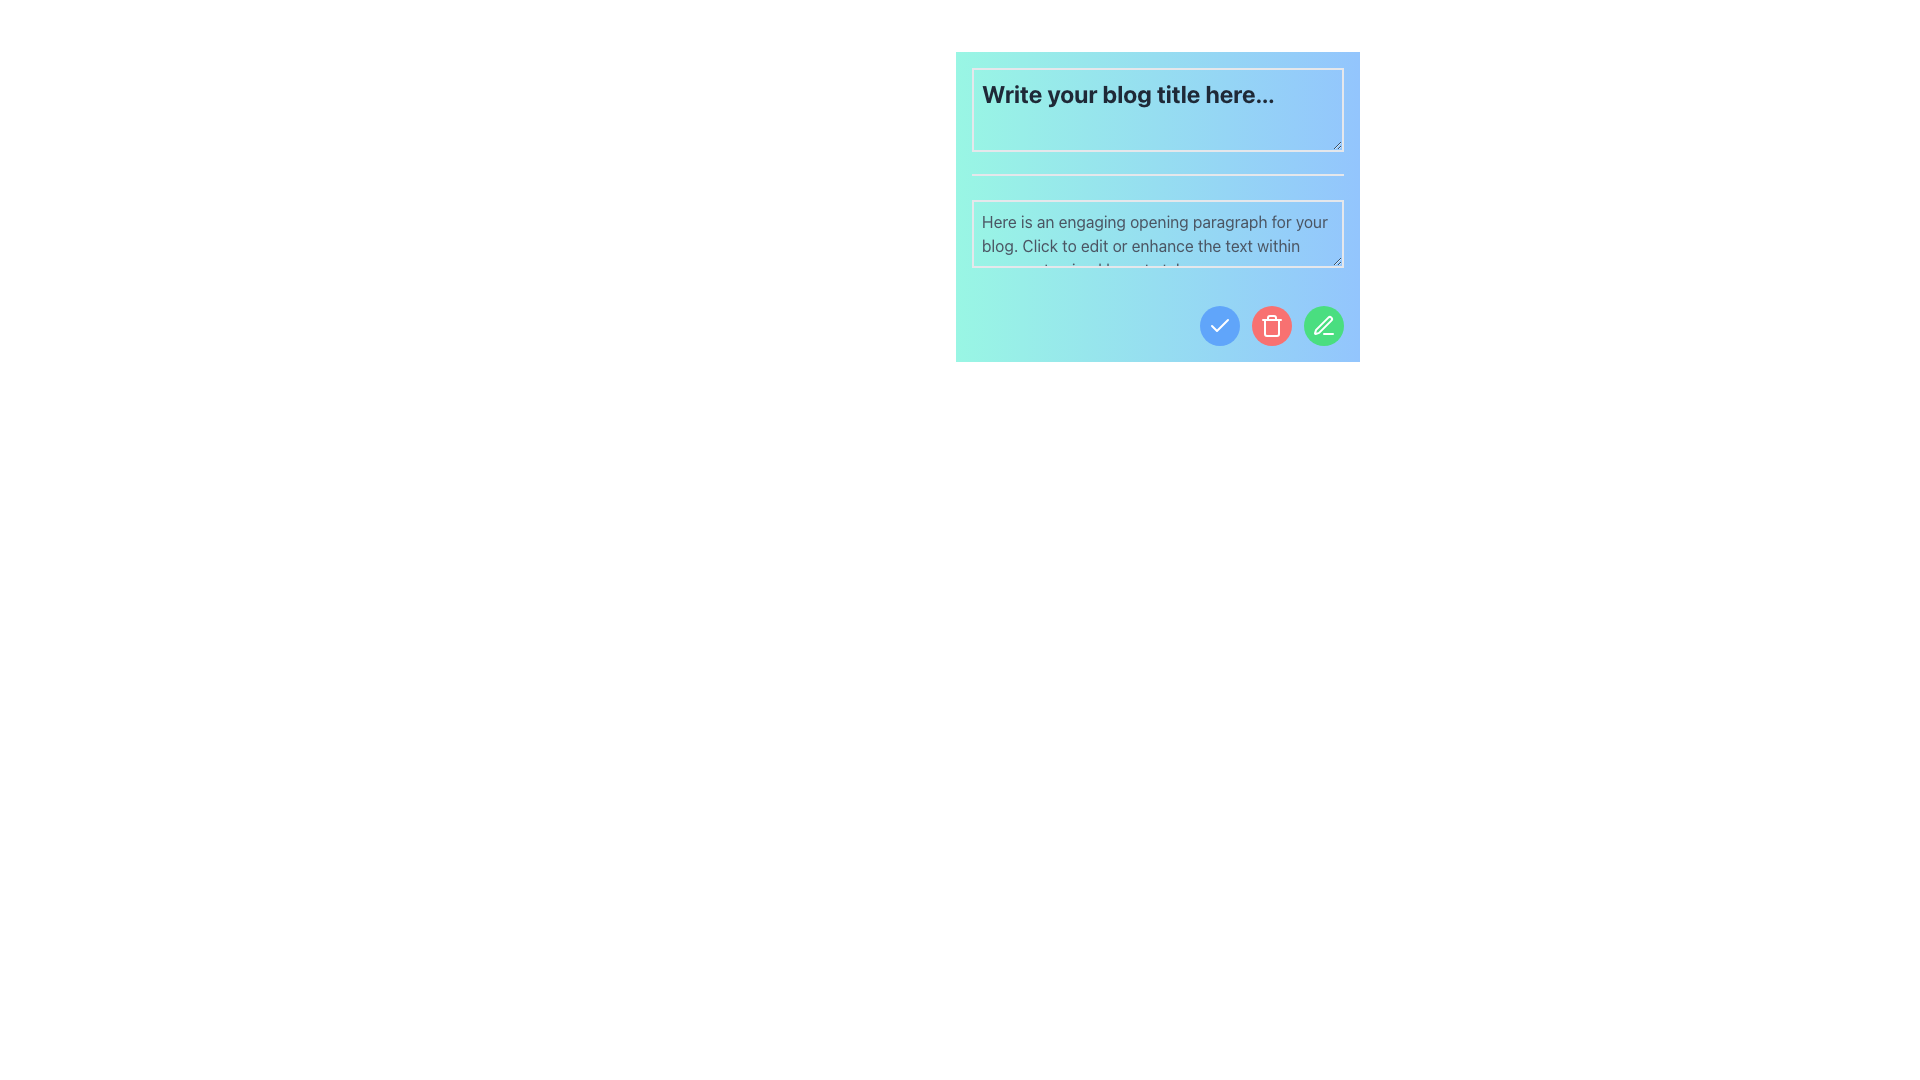 The height and width of the screenshot is (1080, 1920). I want to click on the text input box, so click(1157, 233).